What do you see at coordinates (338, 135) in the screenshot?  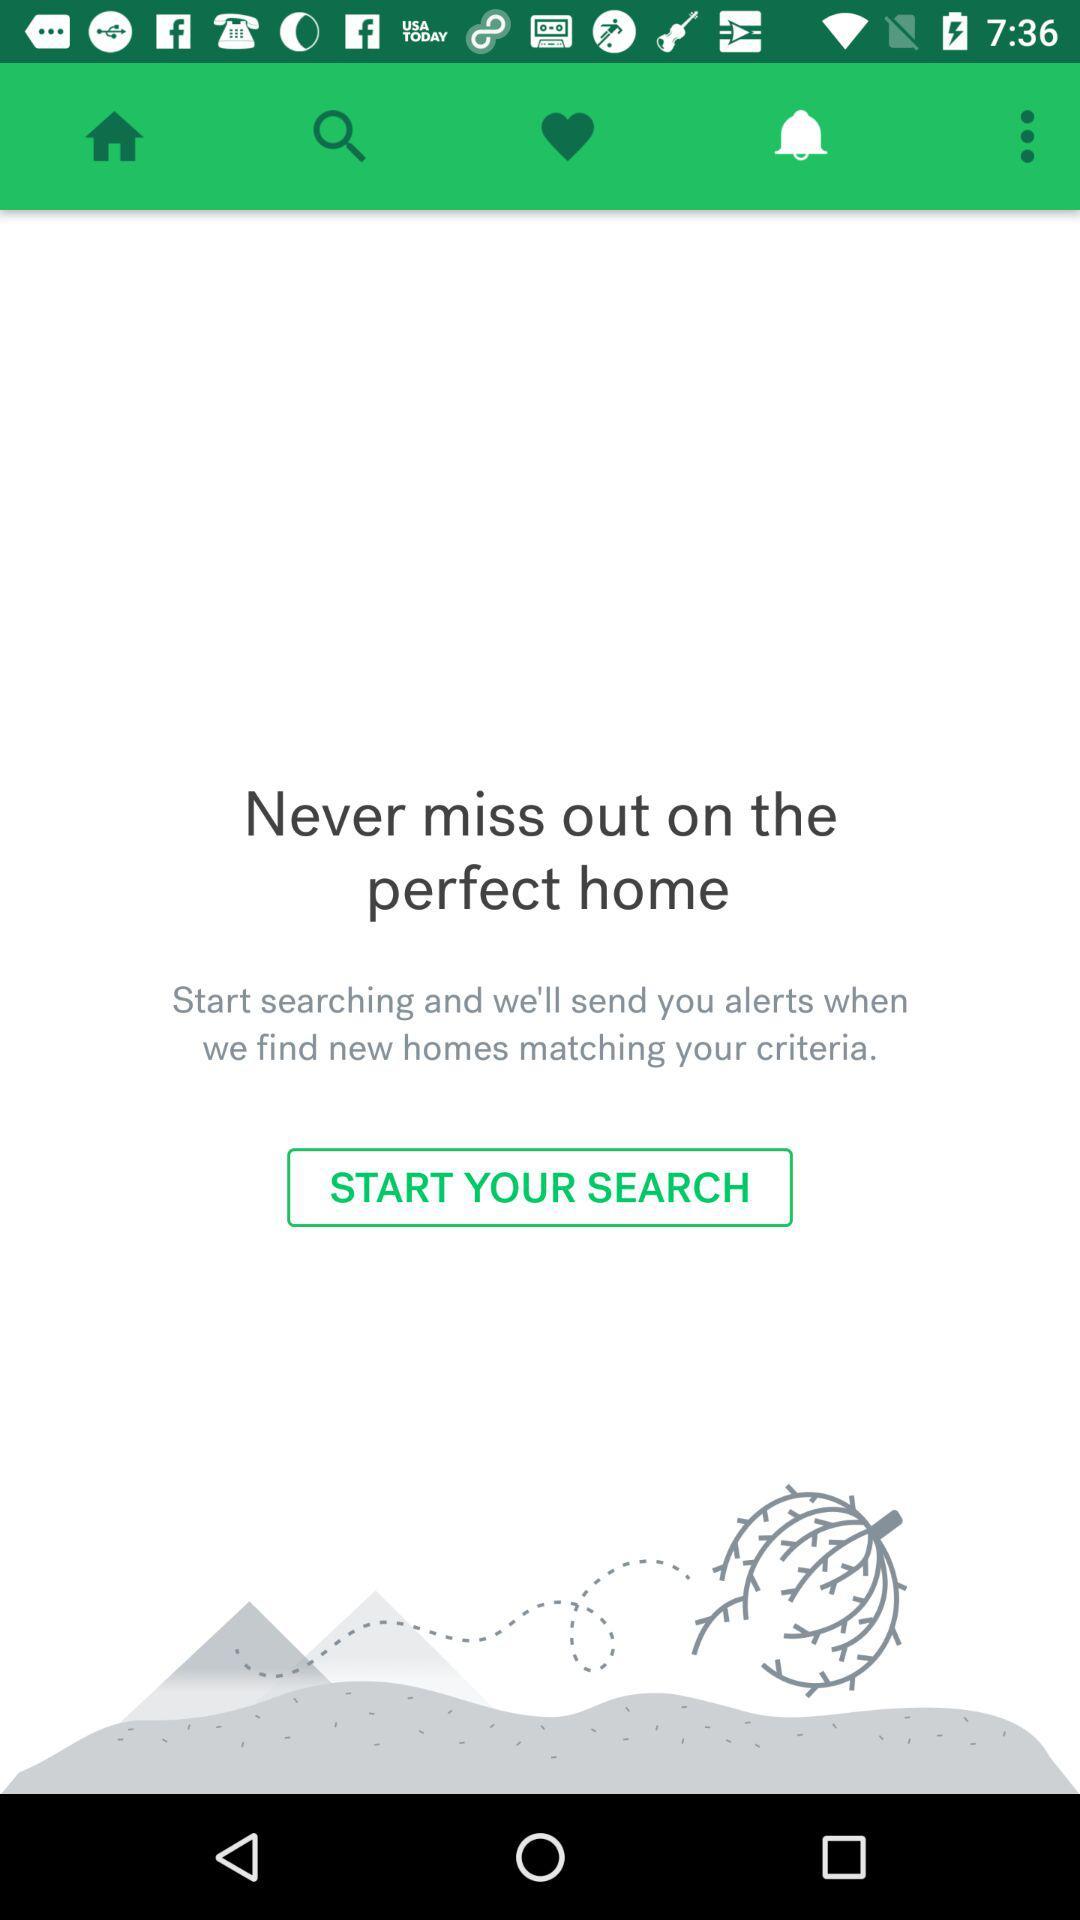 I see `search option` at bounding box center [338, 135].